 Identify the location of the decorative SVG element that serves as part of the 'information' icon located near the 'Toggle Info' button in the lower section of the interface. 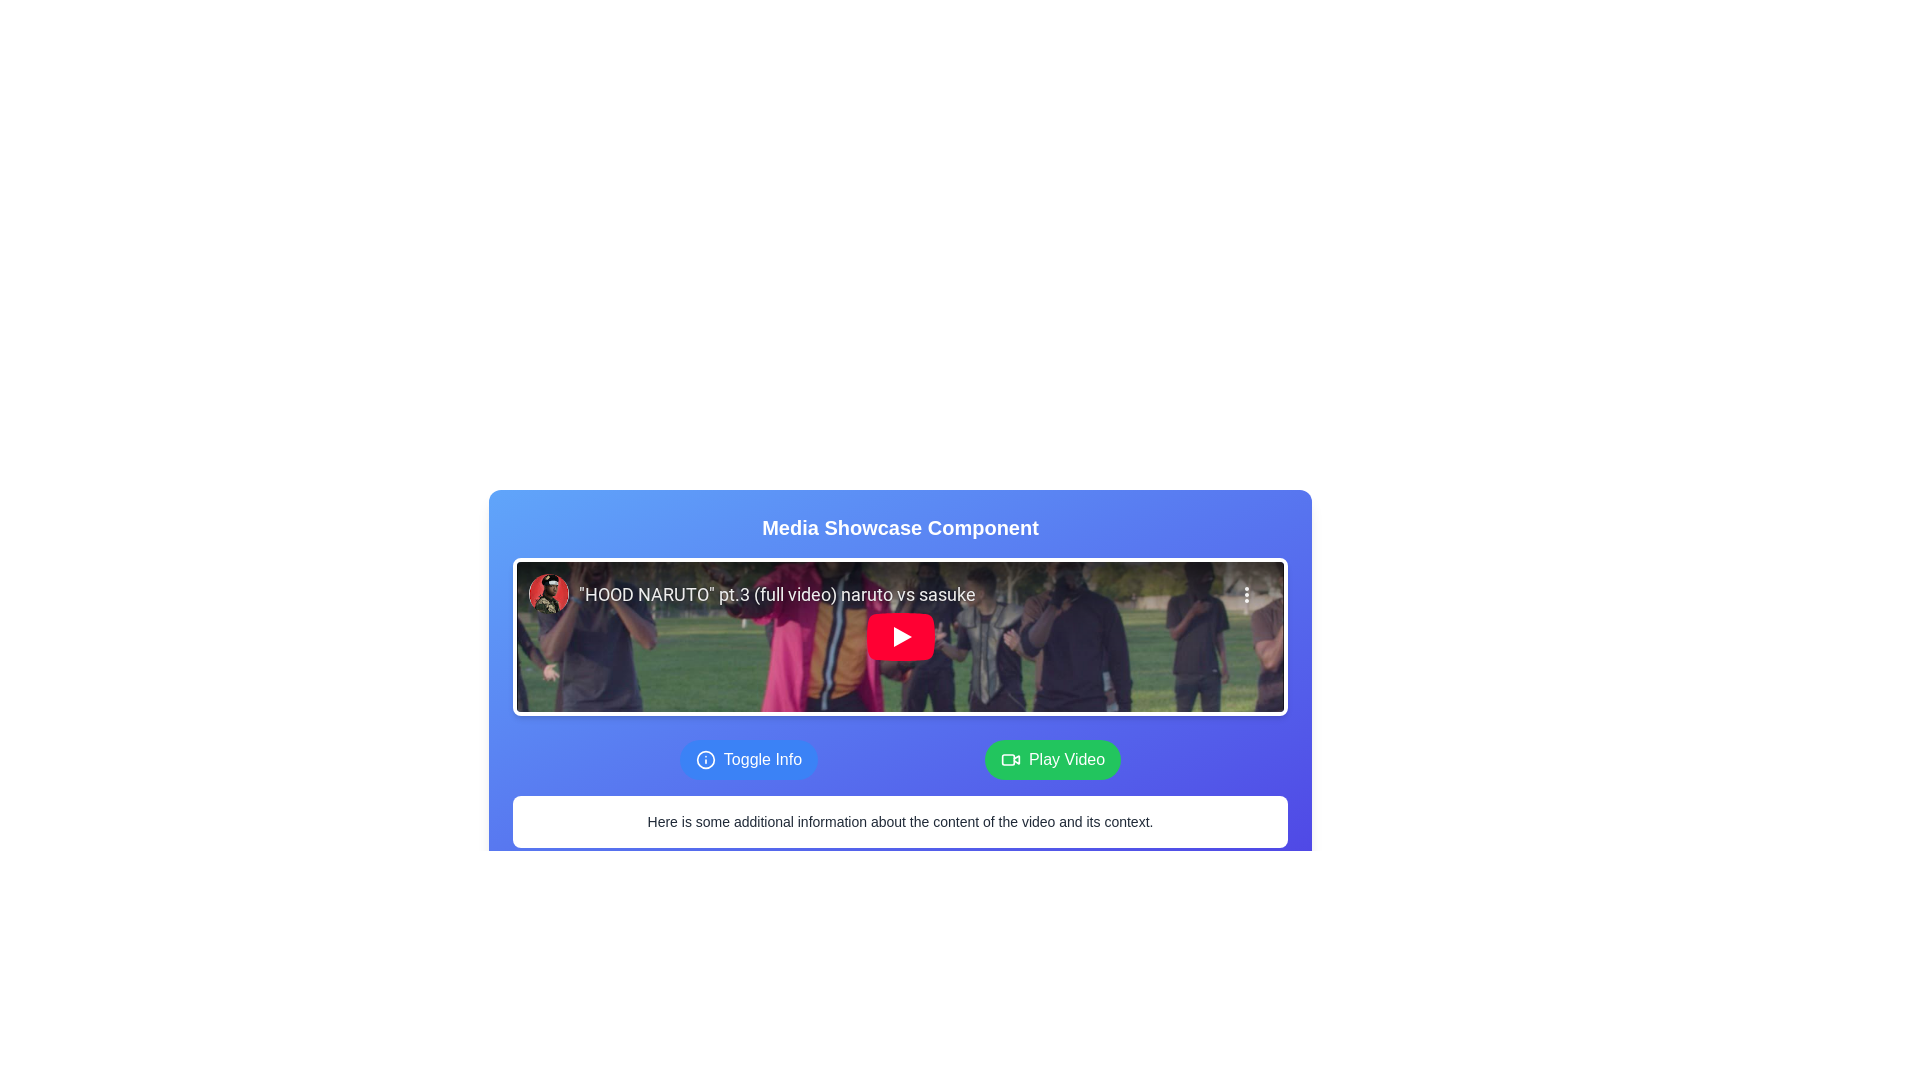
(705, 759).